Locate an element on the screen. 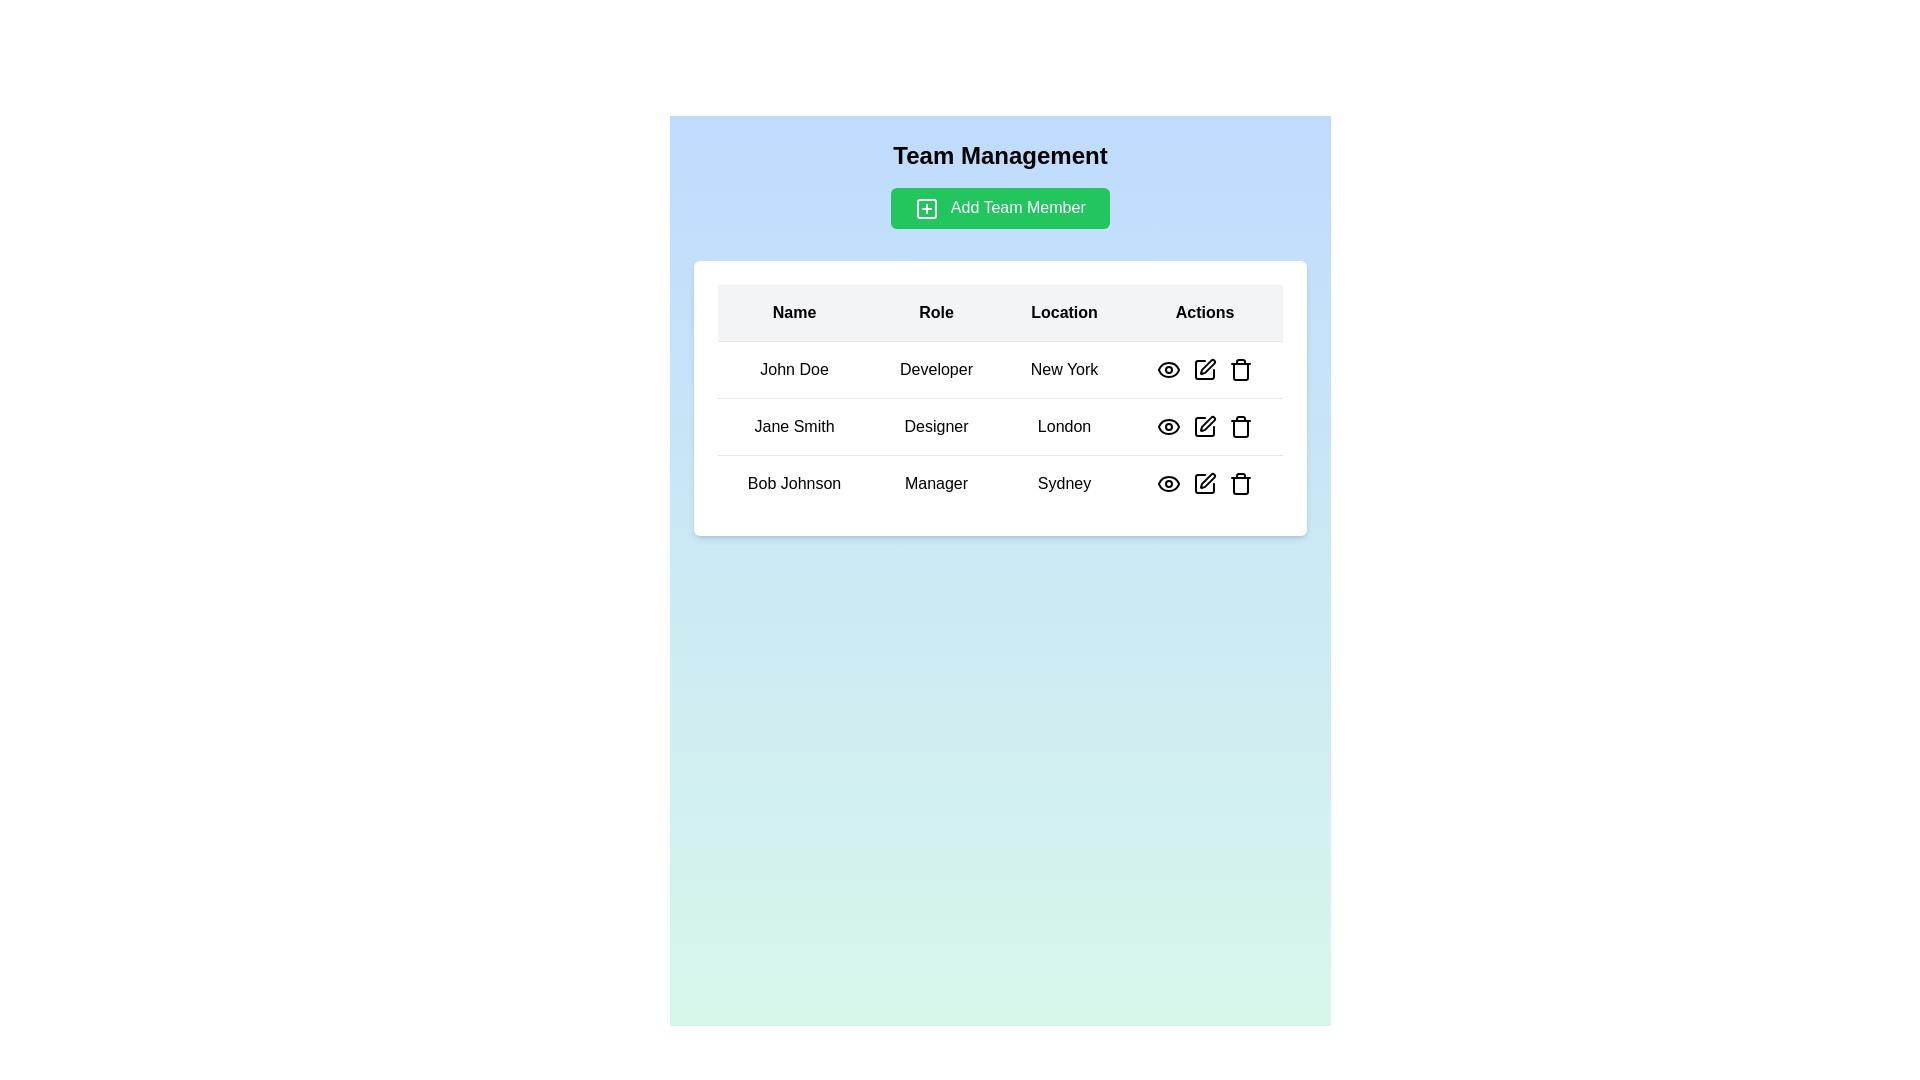 Image resolution: width=1920 pixels, height=1080 pixels. label of the table header cell displaying 'Name', which is styled in bold and centered in the header row is located at coordinates (793, 312).